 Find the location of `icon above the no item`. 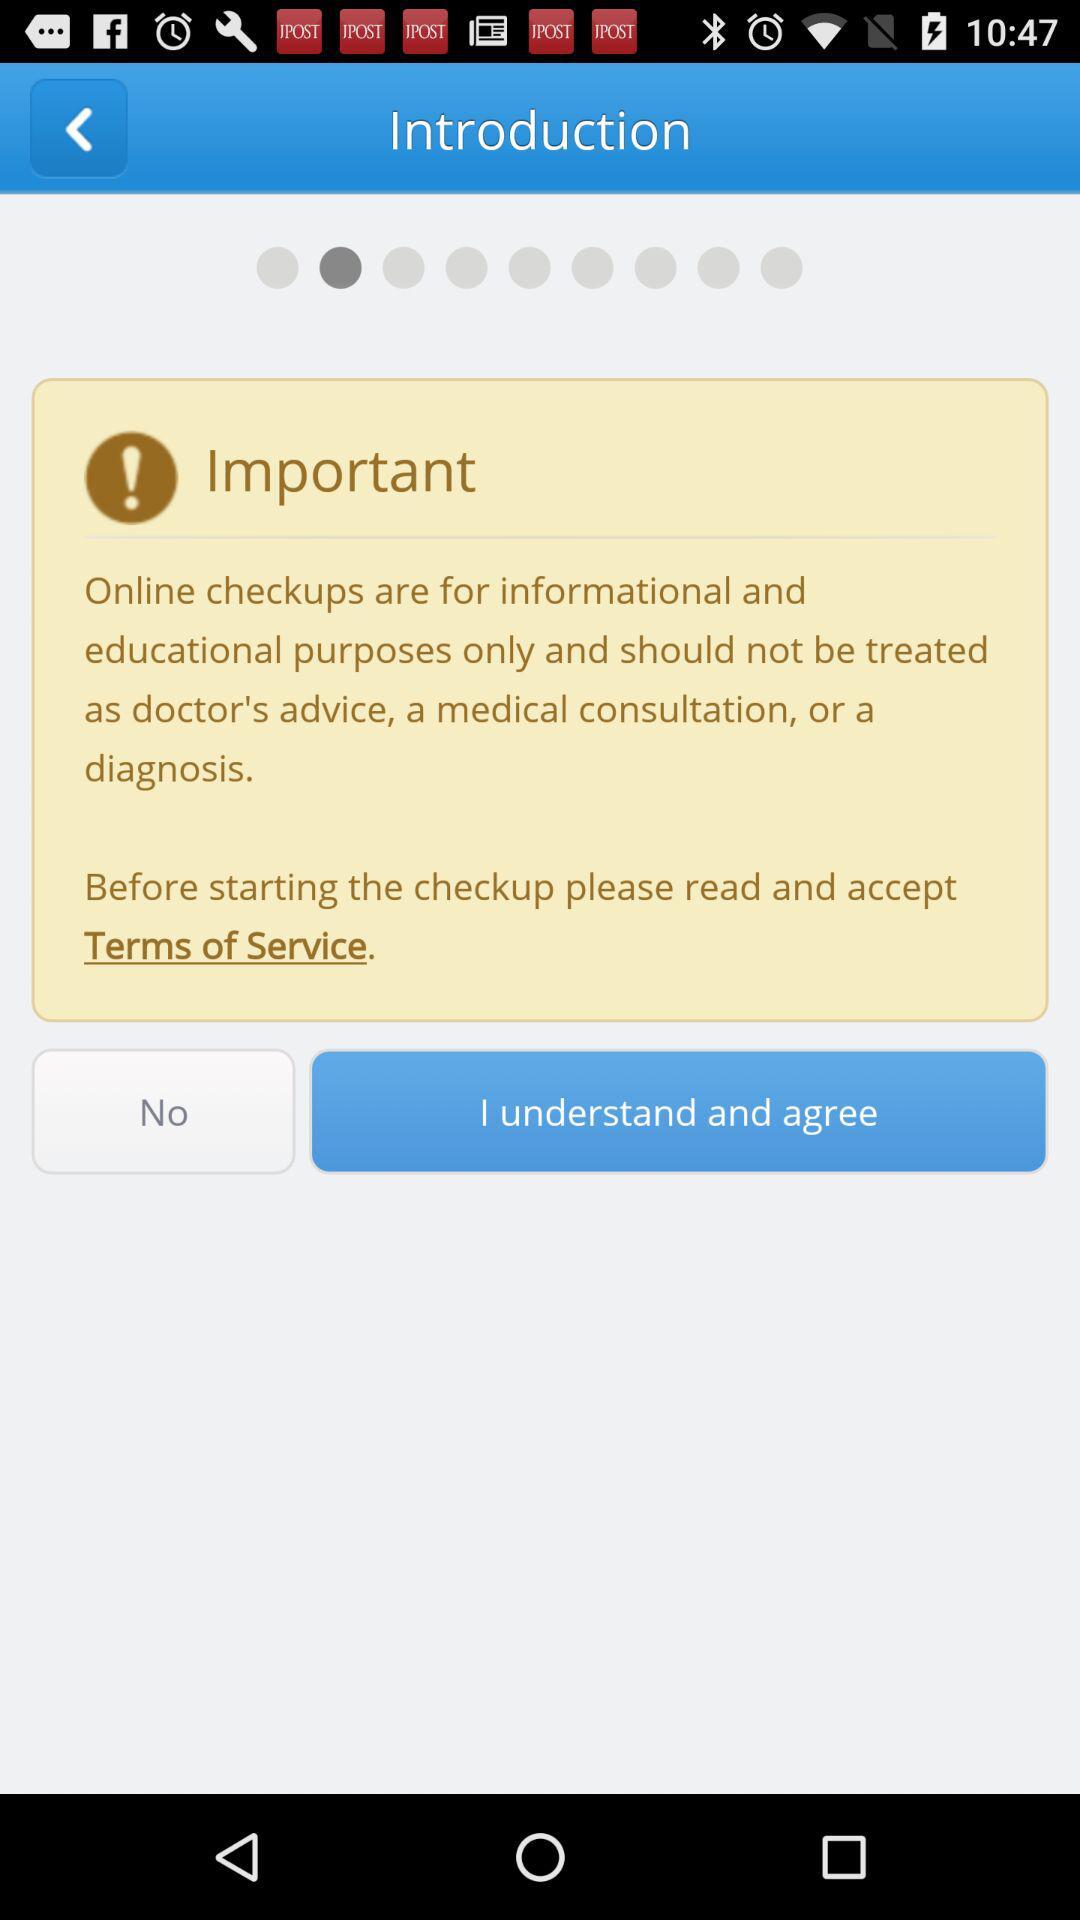

icon above the no item is located at coordinates (540, 766).